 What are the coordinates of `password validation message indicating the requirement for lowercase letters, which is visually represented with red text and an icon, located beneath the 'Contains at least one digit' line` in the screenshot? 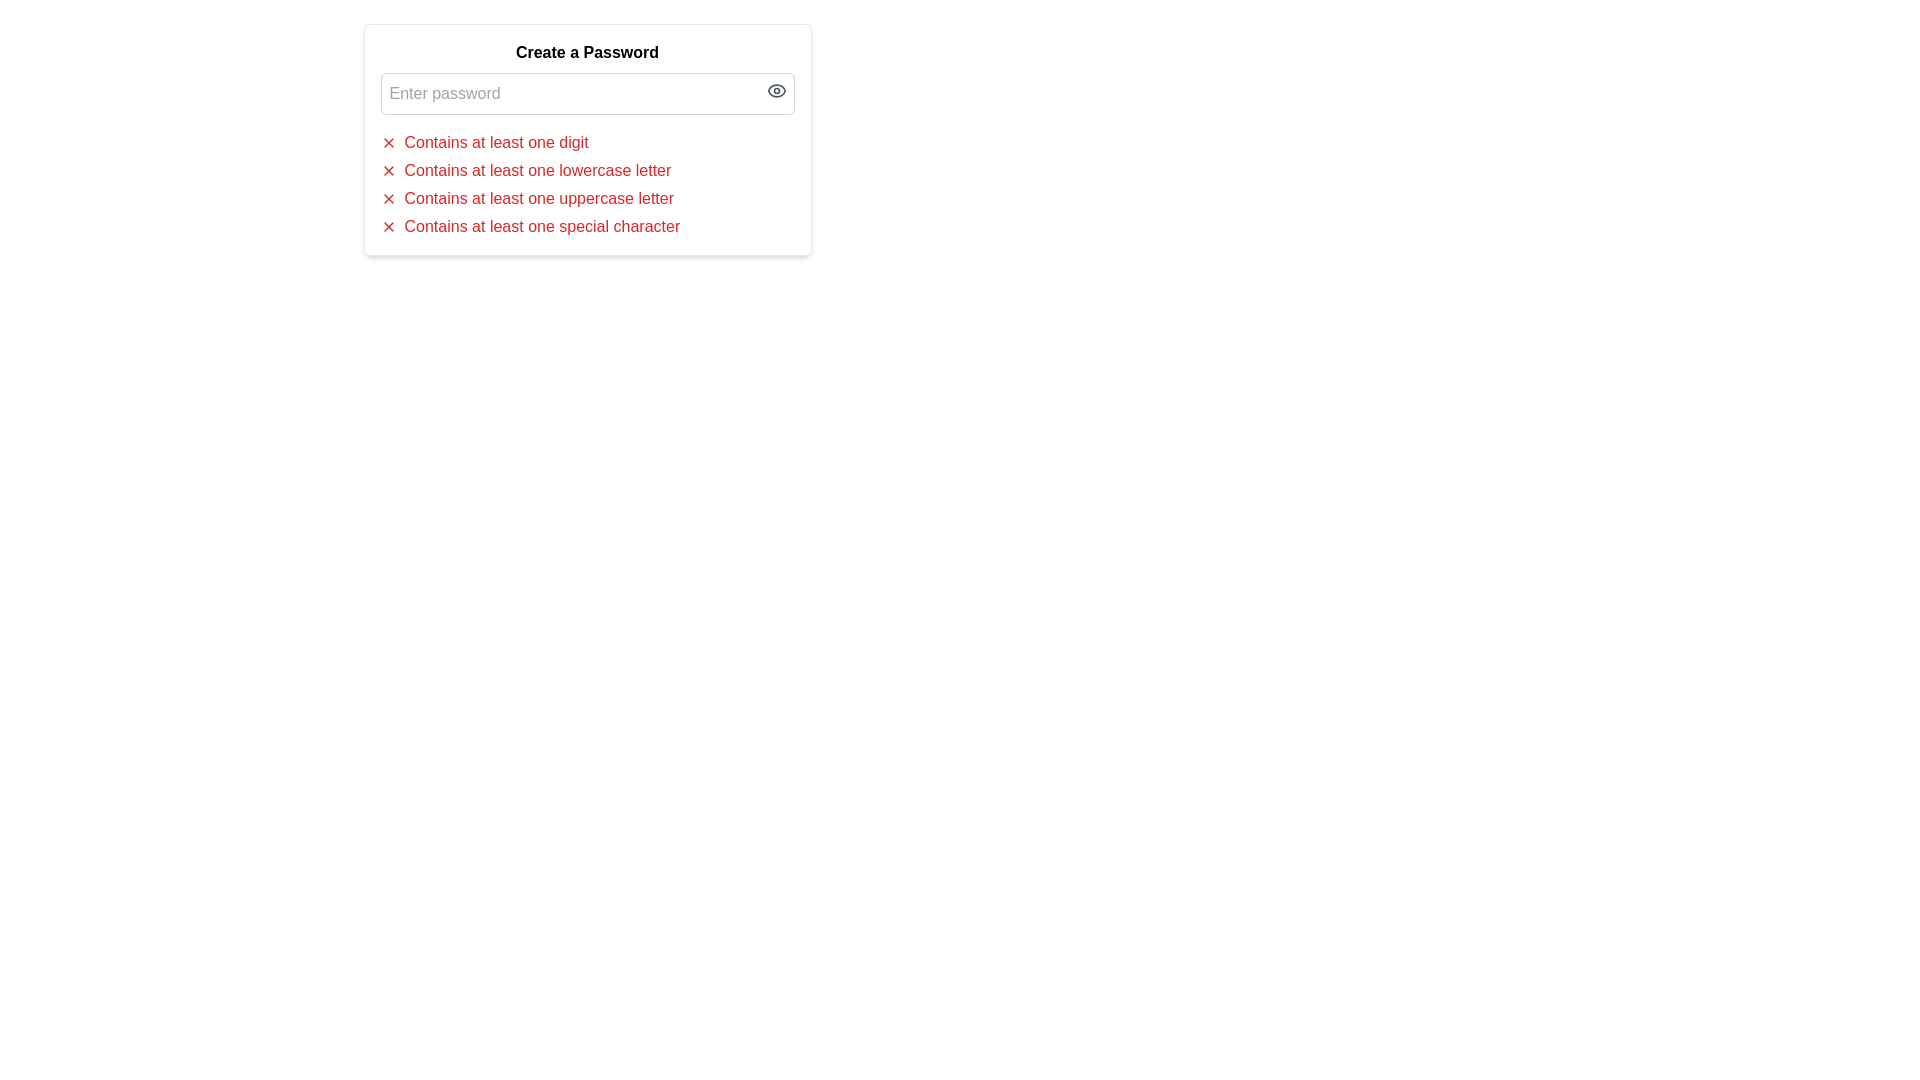 It's located at (586, 169).